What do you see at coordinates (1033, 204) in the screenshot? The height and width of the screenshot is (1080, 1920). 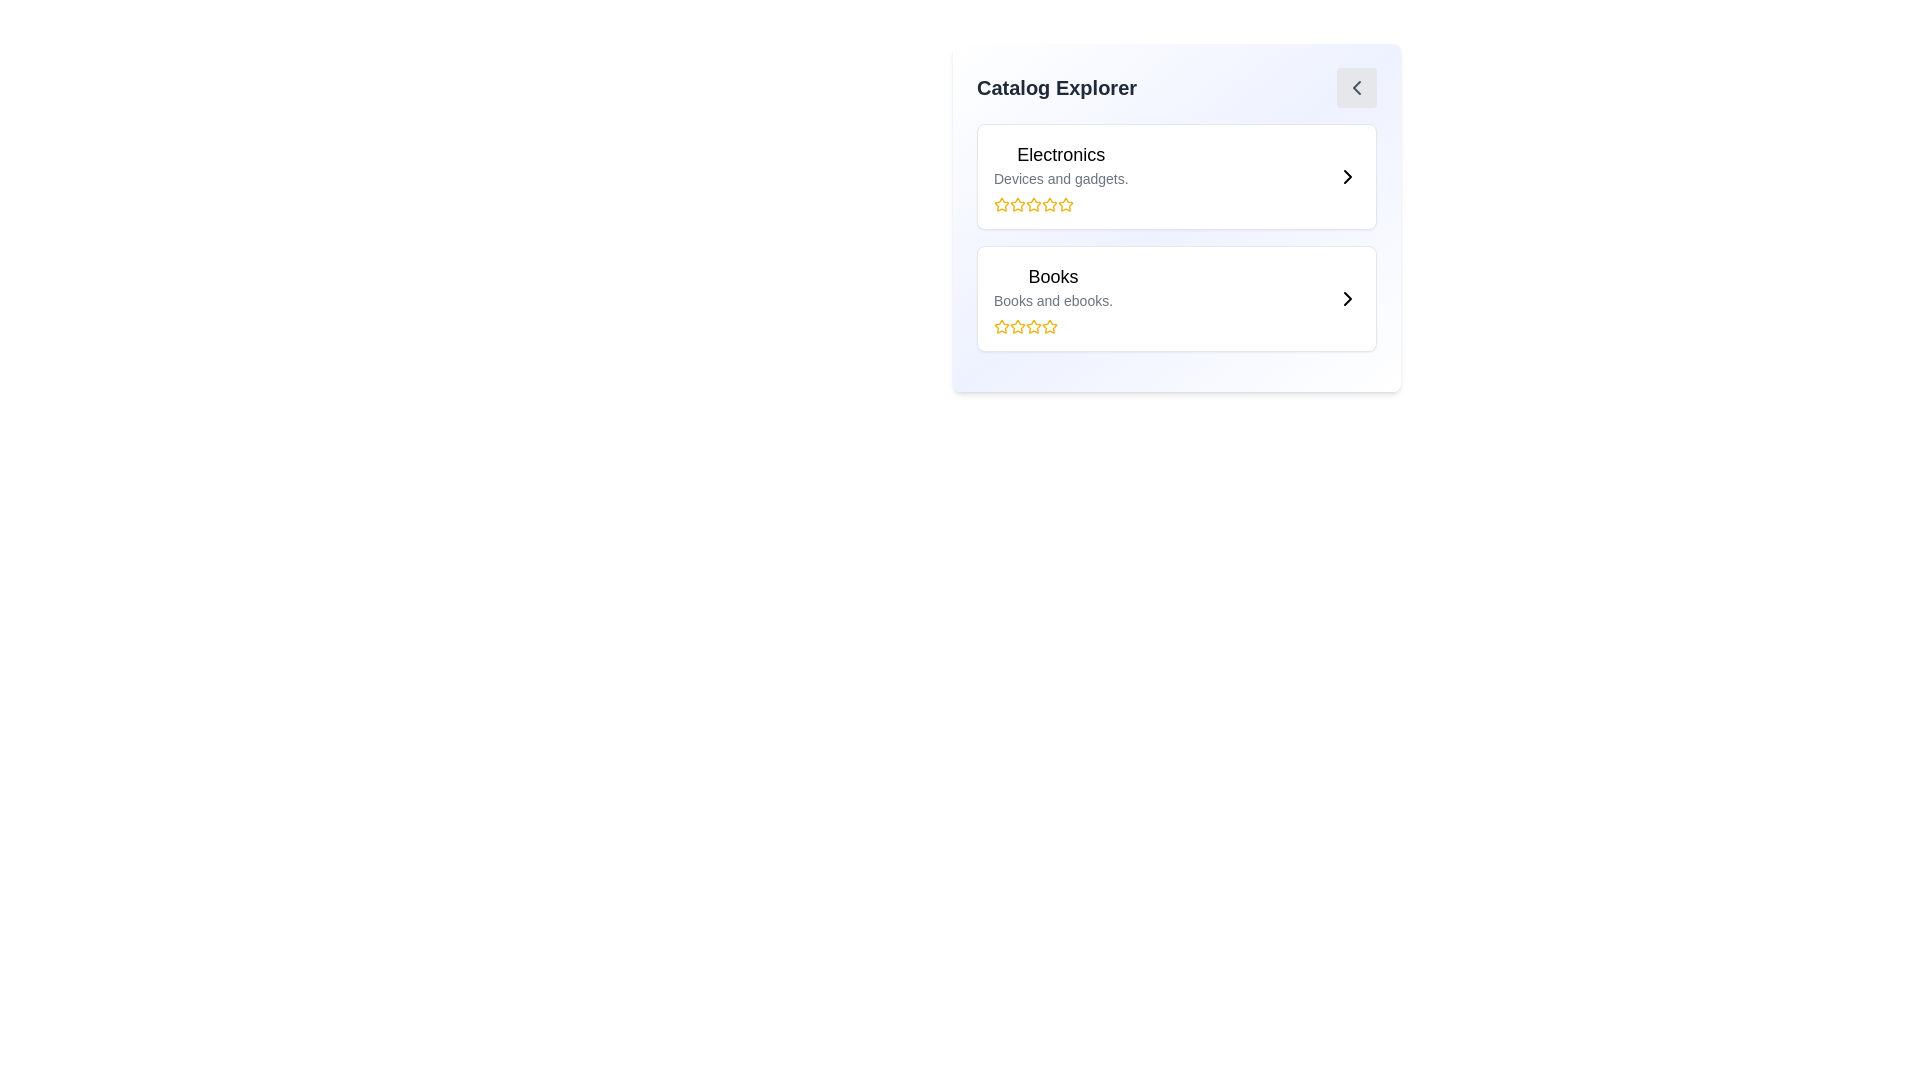 I see `the second rating star in the rating system for the 'Electronics' category` at bounding box center [1033, 204].